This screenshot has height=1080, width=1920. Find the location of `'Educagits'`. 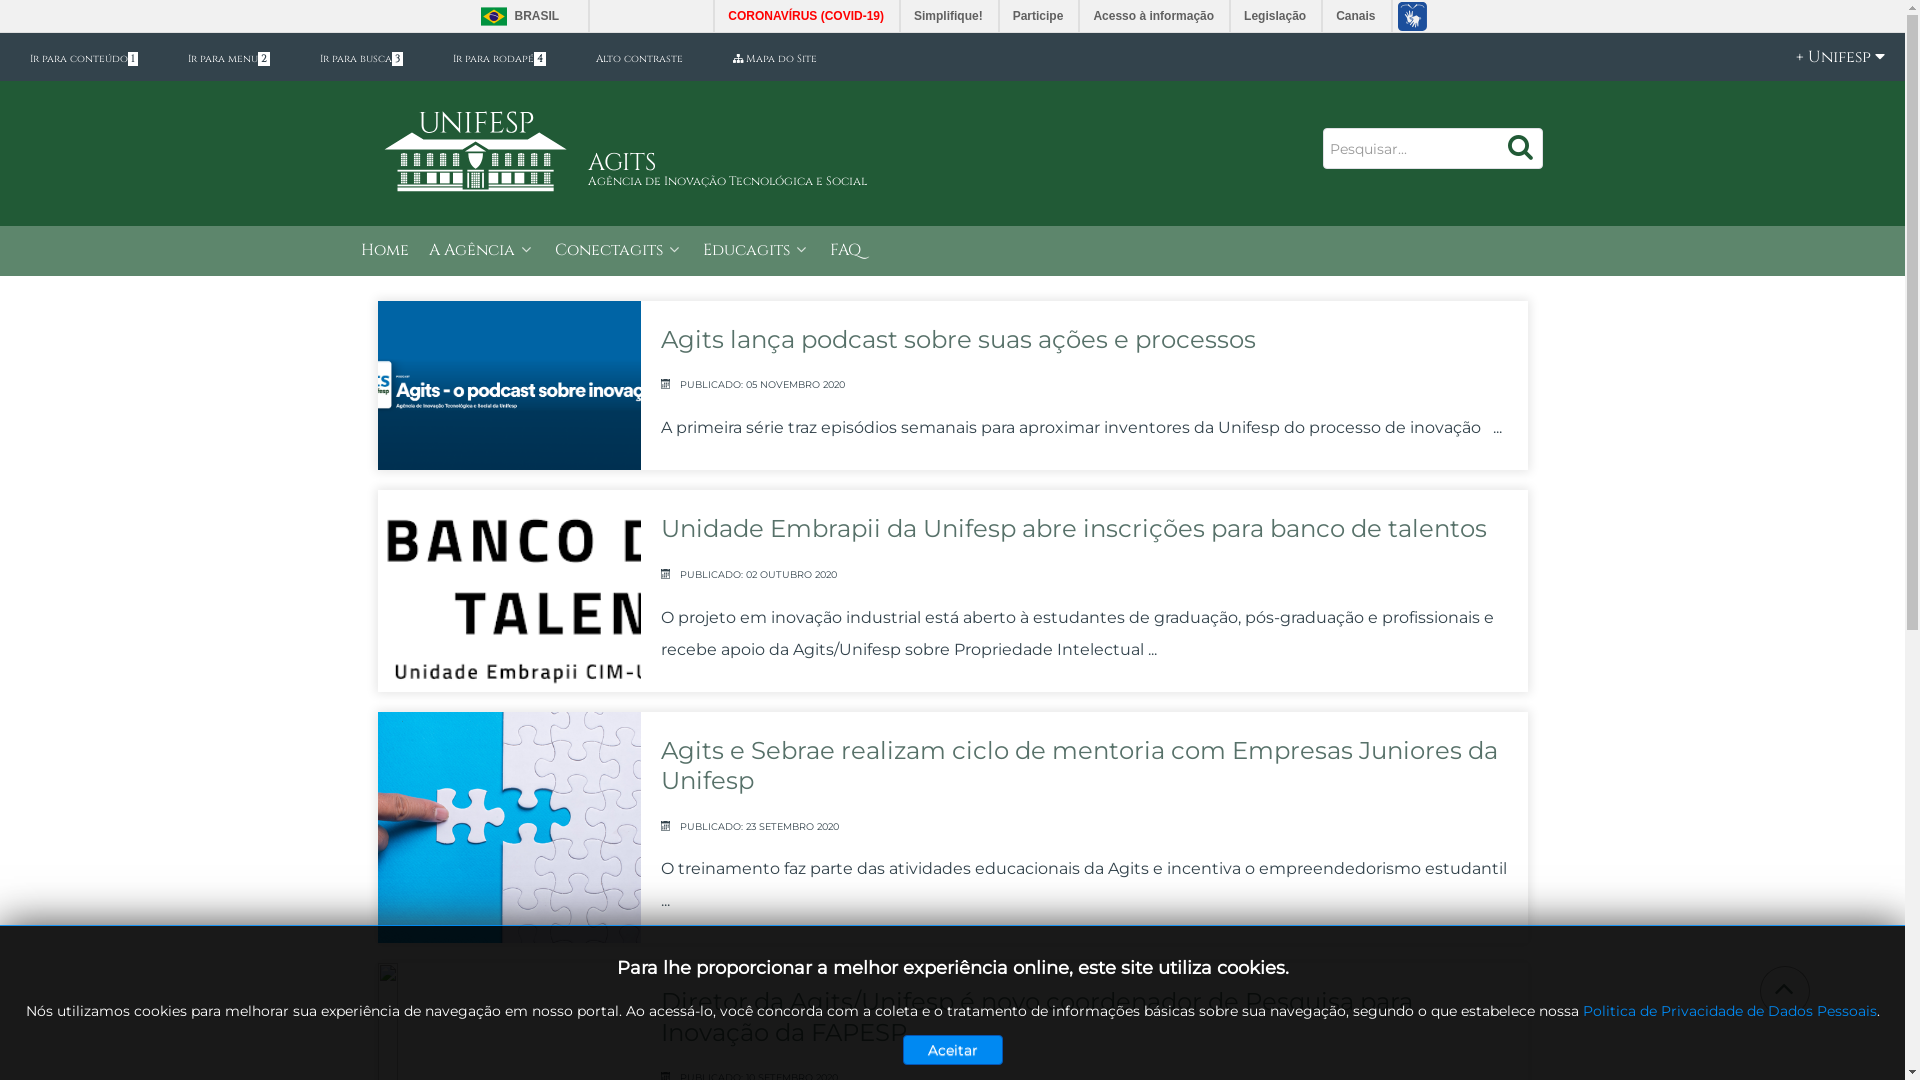

'Educagits' is located at coordinates (754, 250).